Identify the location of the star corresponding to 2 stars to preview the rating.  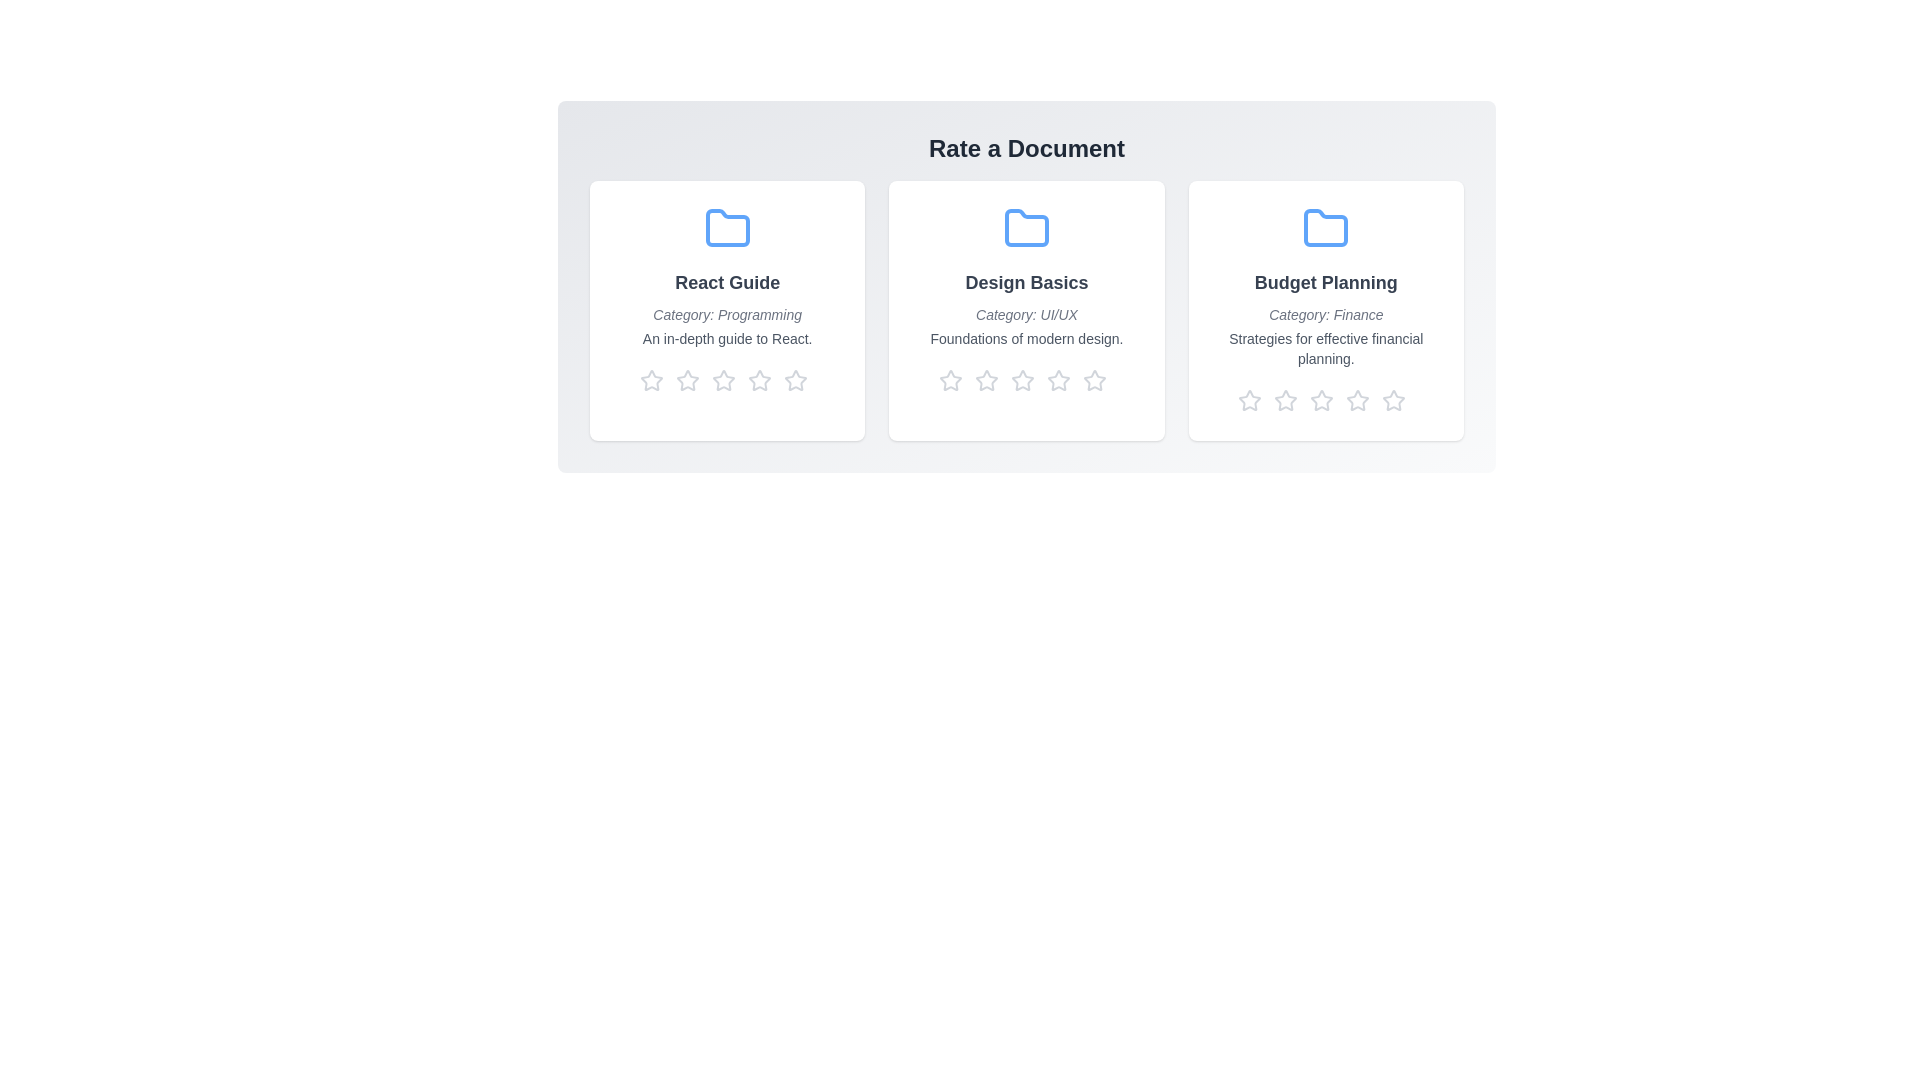
(691, 381).